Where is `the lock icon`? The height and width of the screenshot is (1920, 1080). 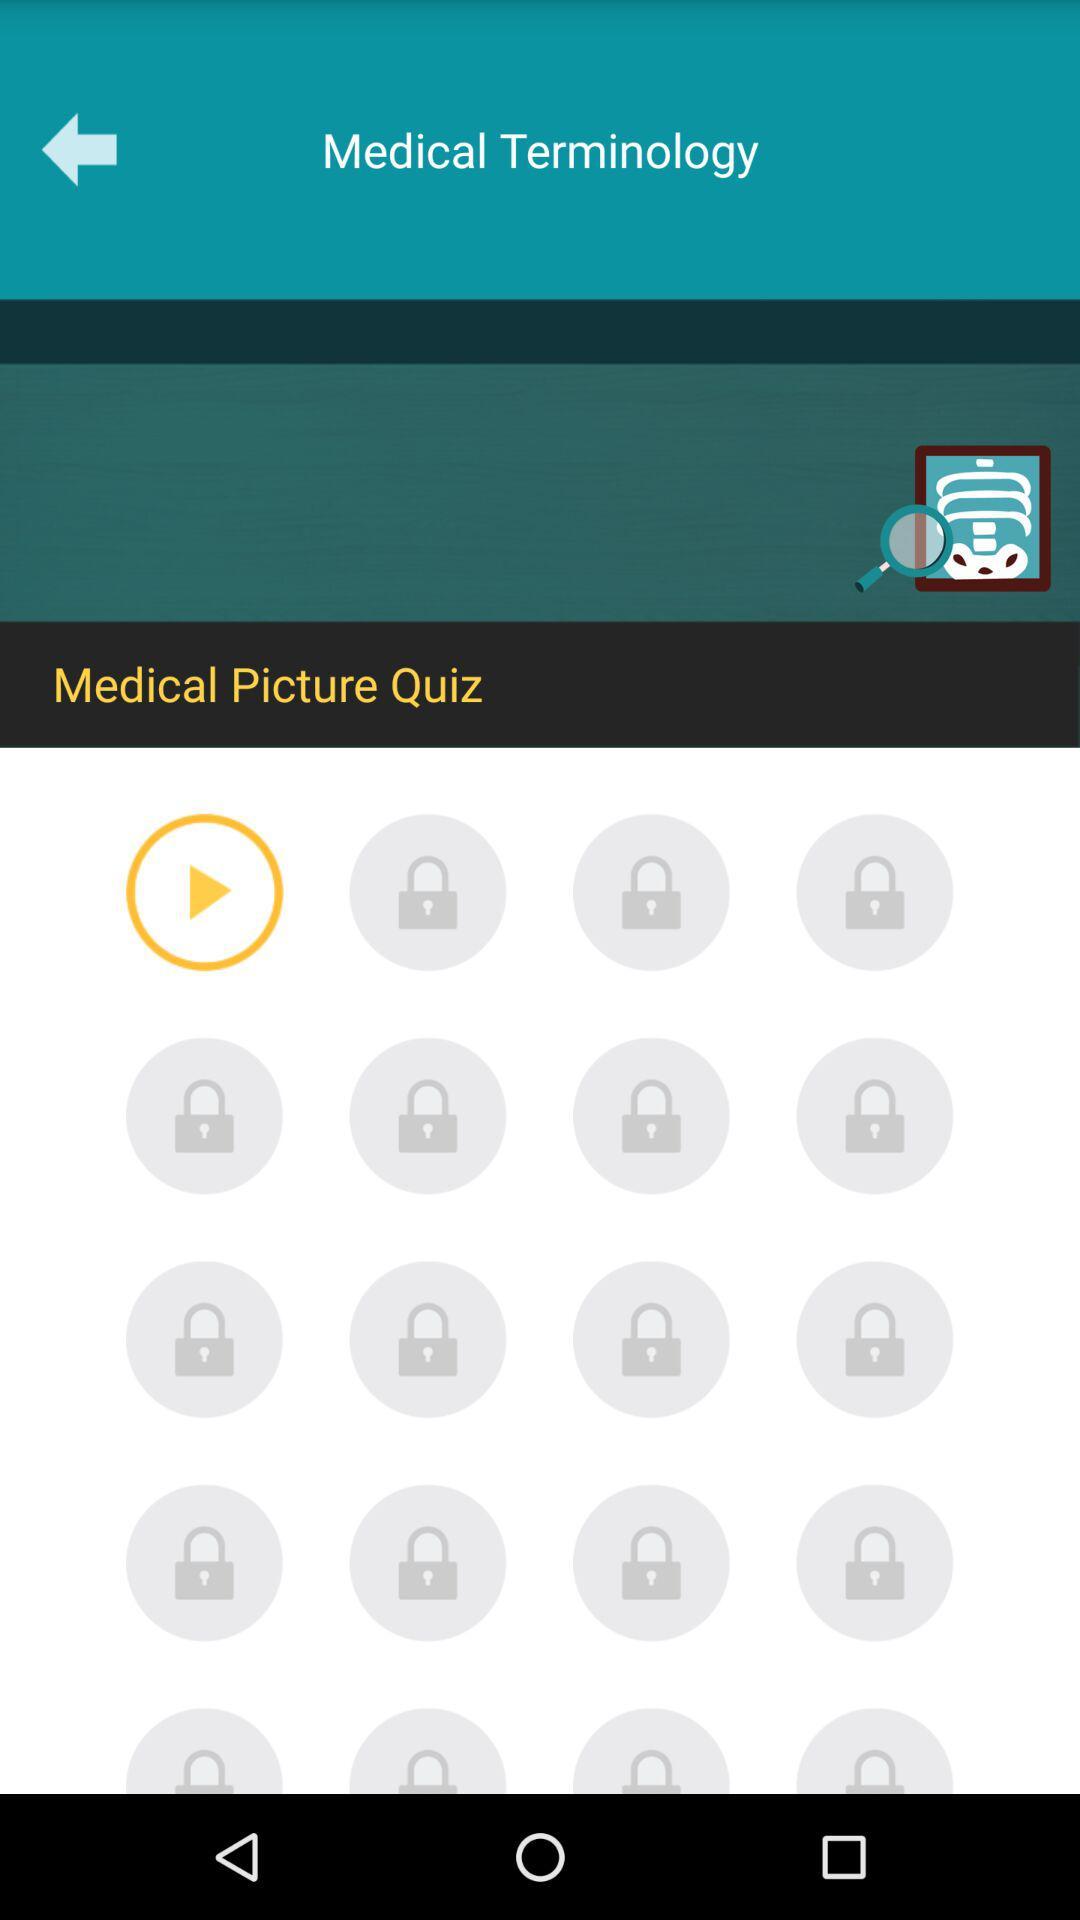
the lock icon is located at coordinates (204, 1672).